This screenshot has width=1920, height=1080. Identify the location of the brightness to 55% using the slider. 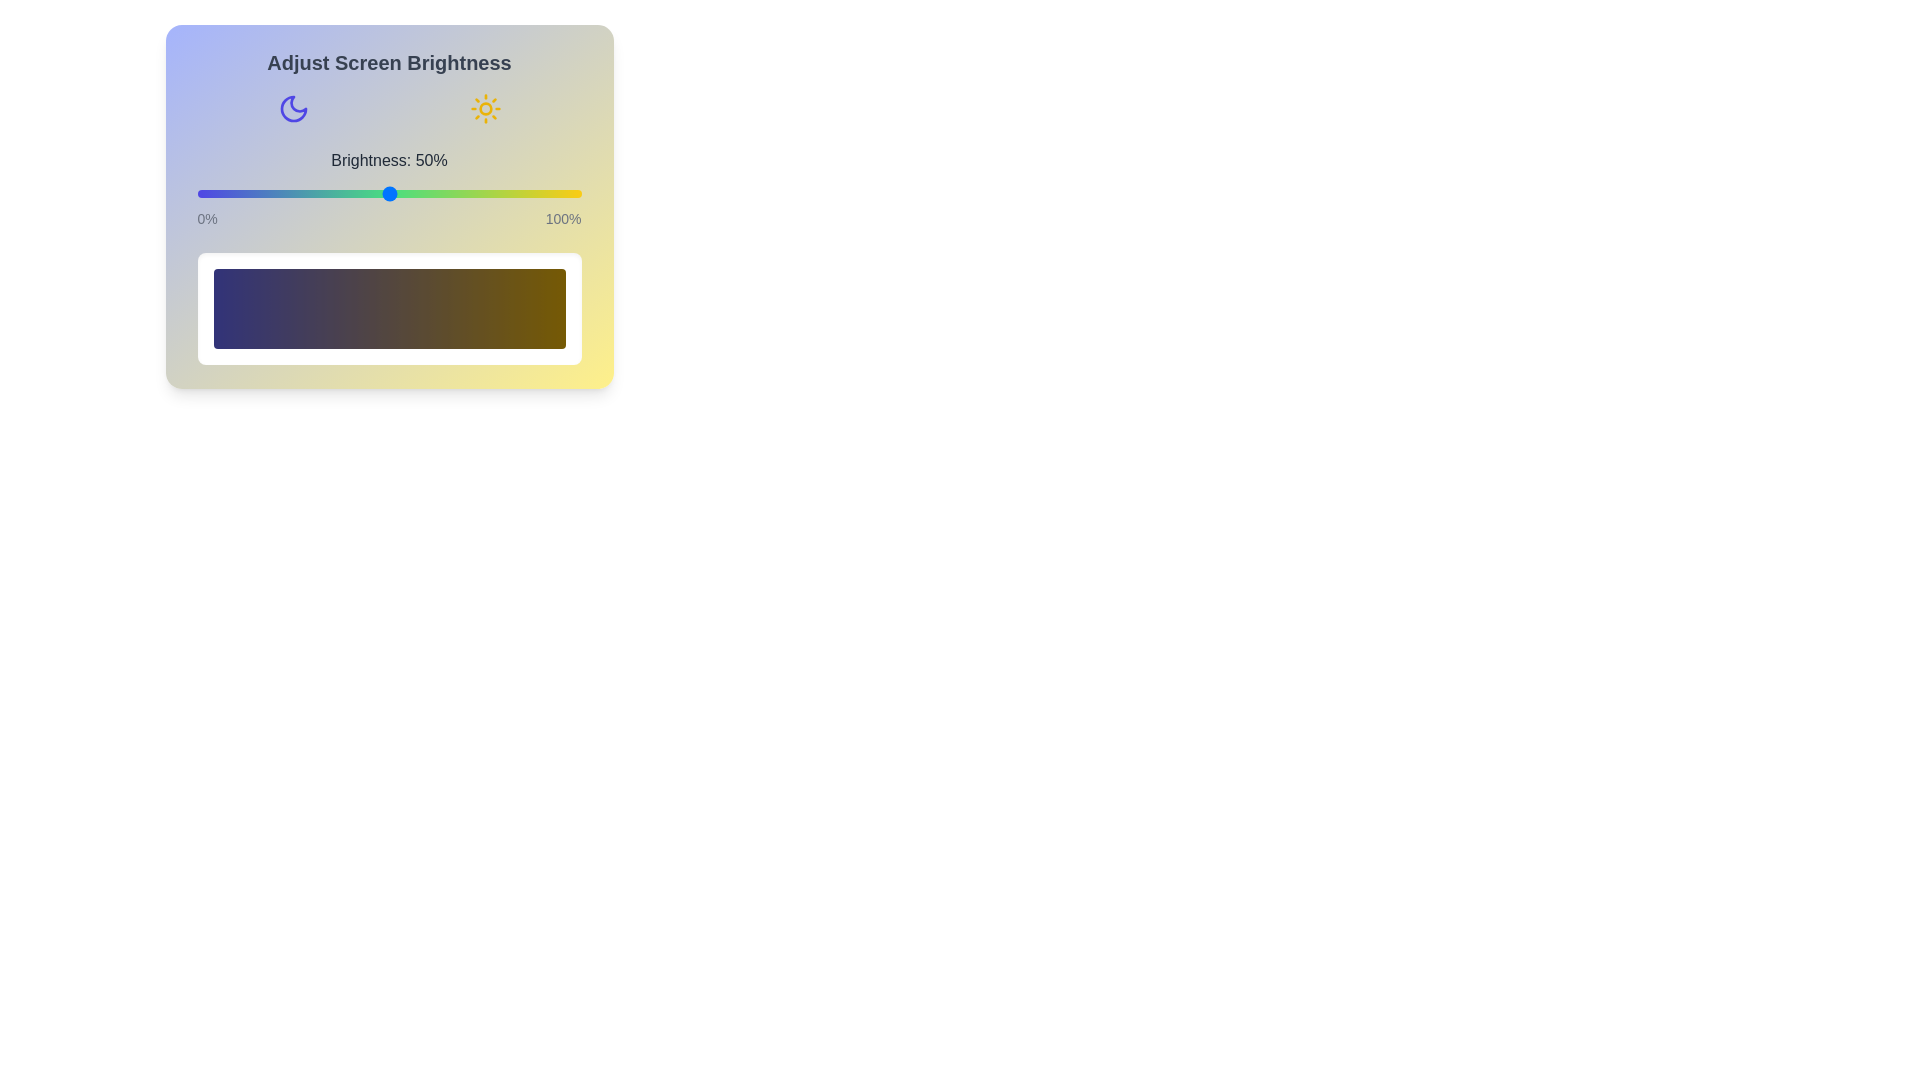
(407, 193).